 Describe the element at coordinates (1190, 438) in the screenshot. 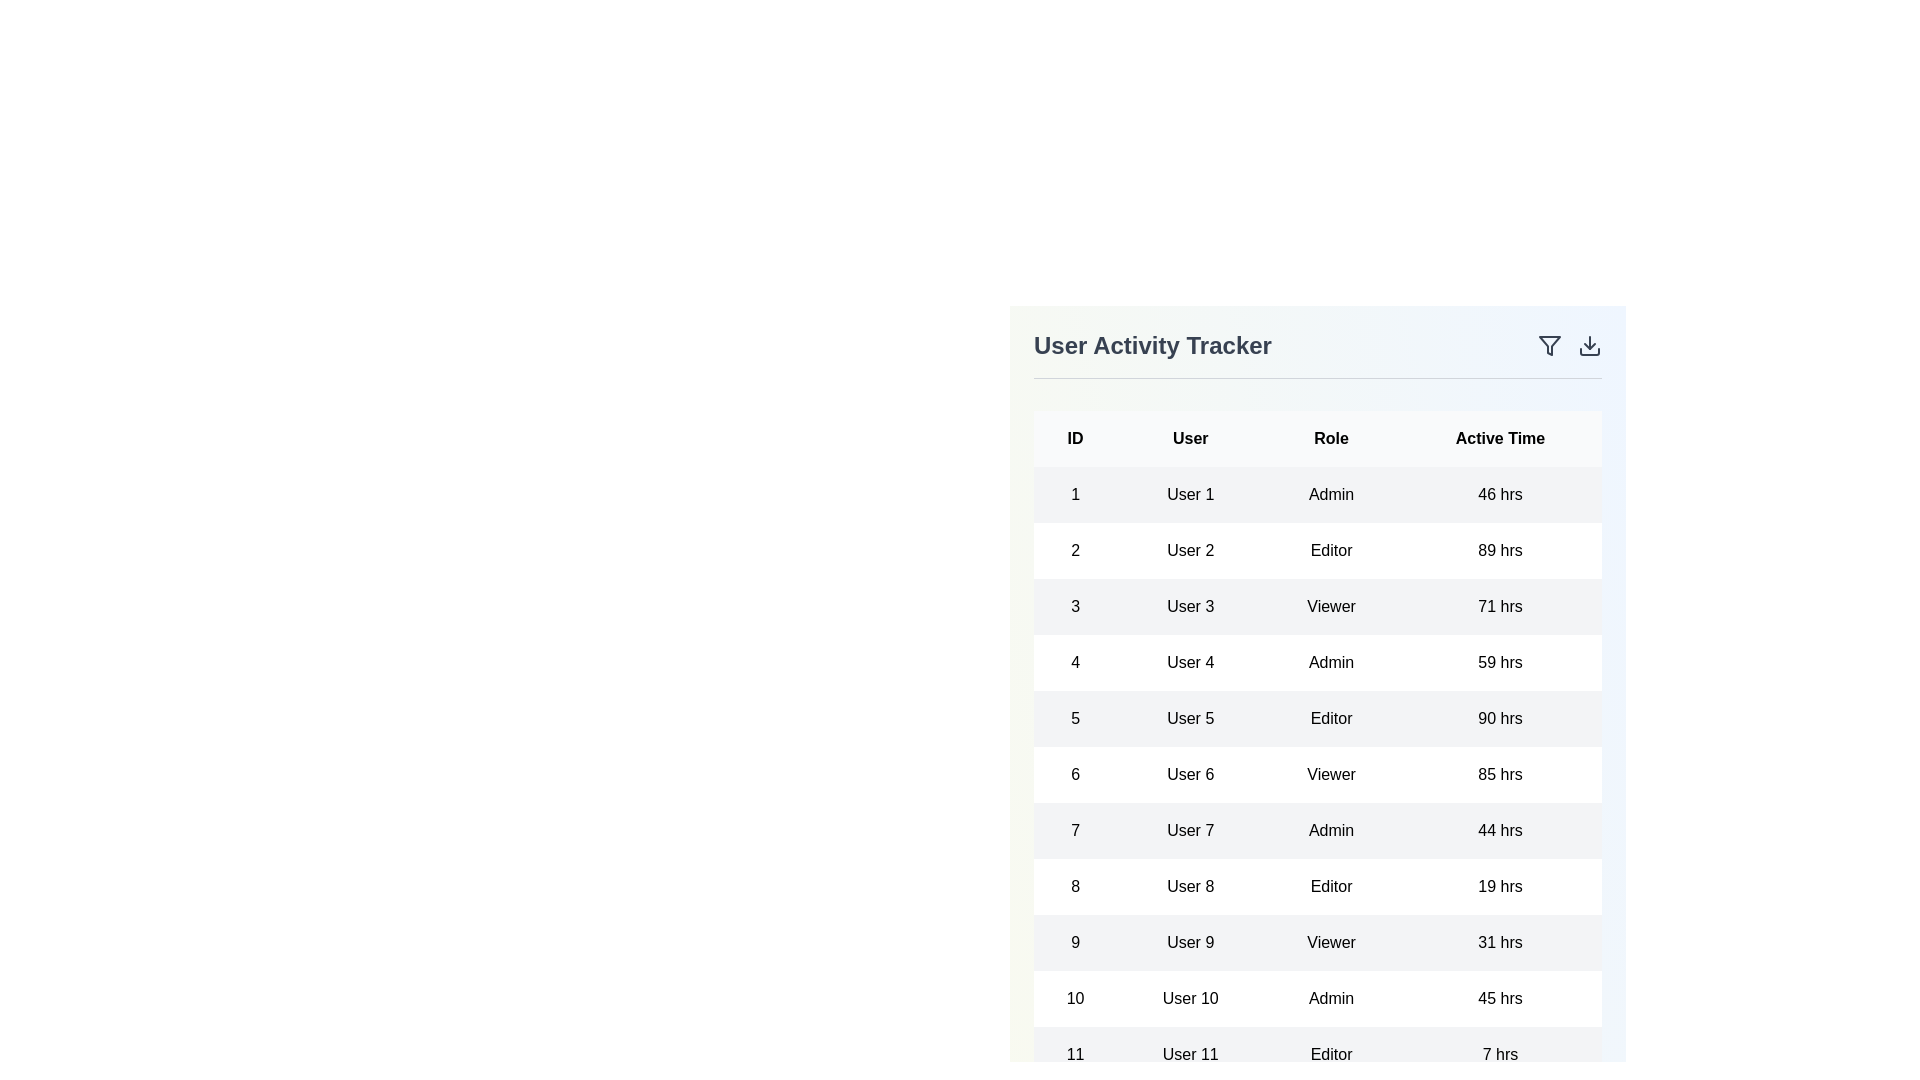

I see `the column header User to sort the table by that column` at that location.